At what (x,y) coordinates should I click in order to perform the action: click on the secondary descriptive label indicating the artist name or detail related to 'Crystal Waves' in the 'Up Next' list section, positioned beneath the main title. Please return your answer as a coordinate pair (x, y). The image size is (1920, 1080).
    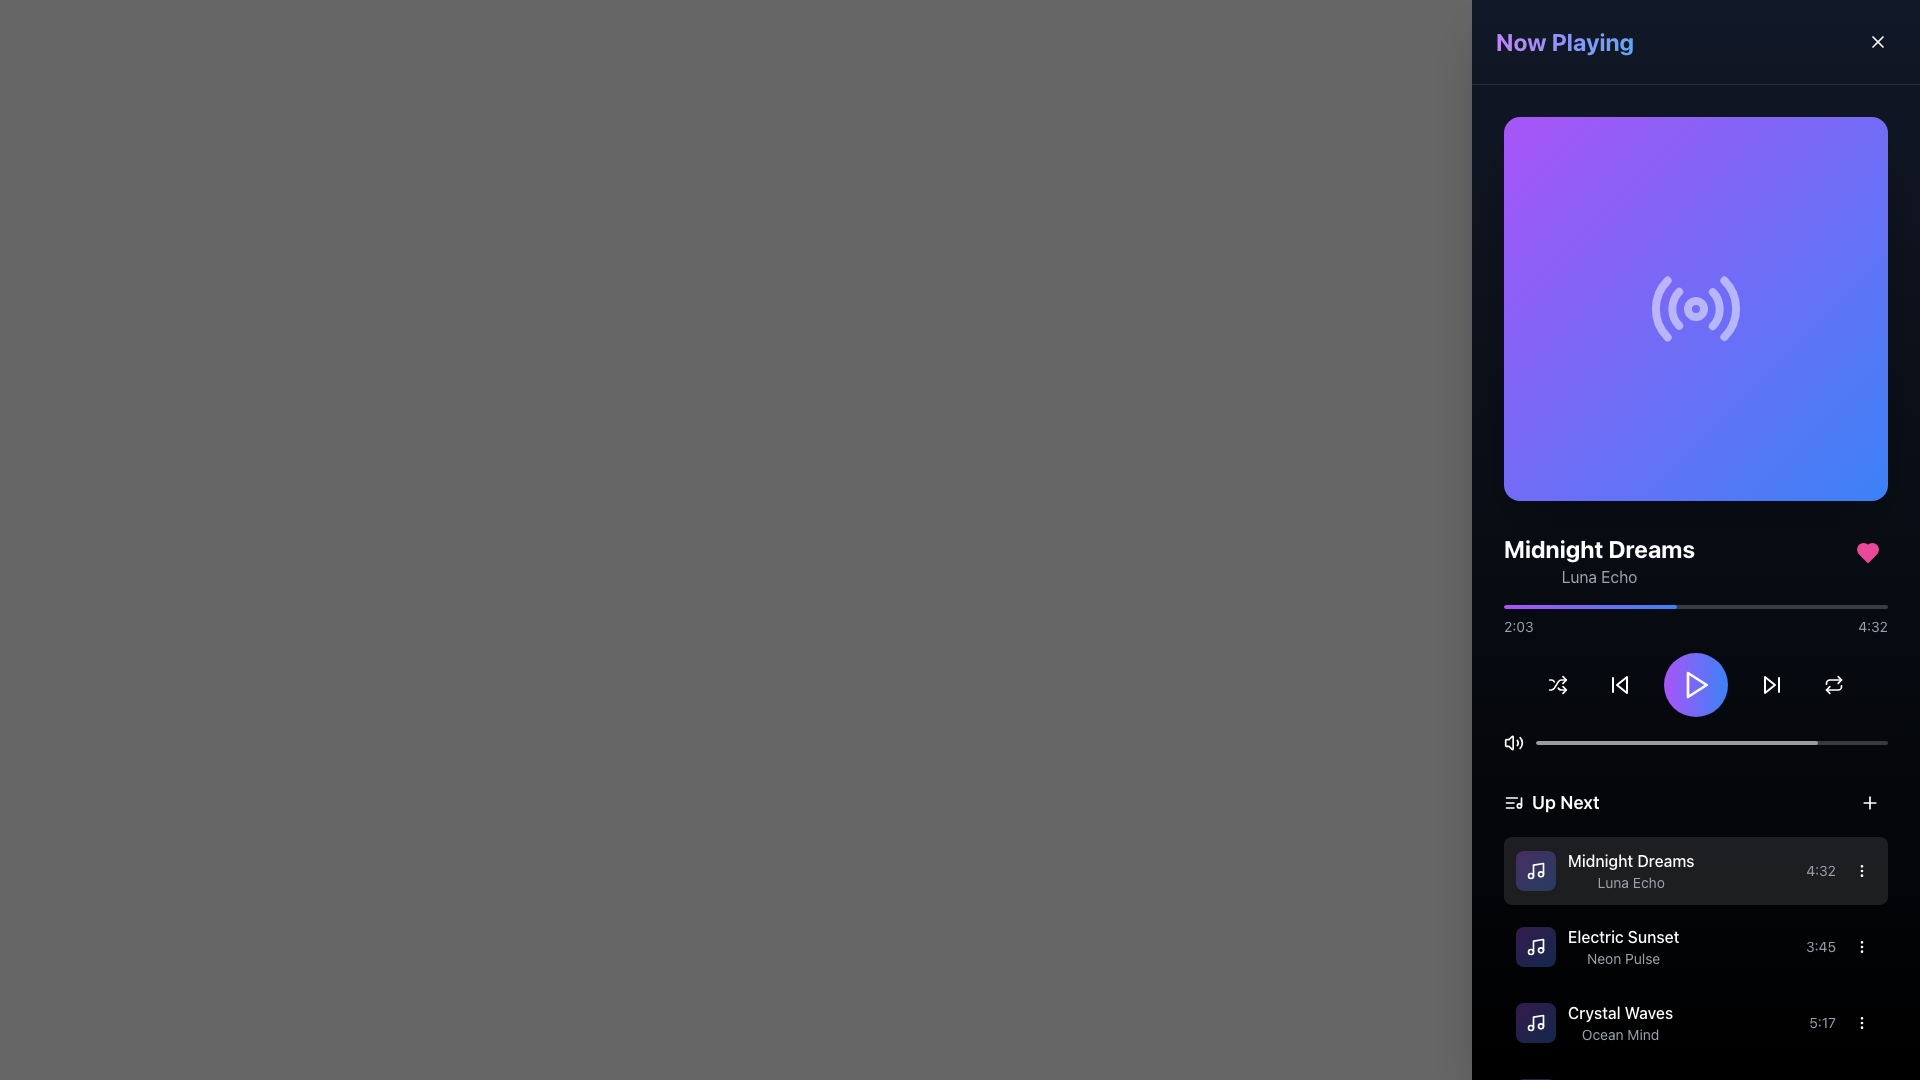
    Looking at the image, I should click on (1620, 1034).